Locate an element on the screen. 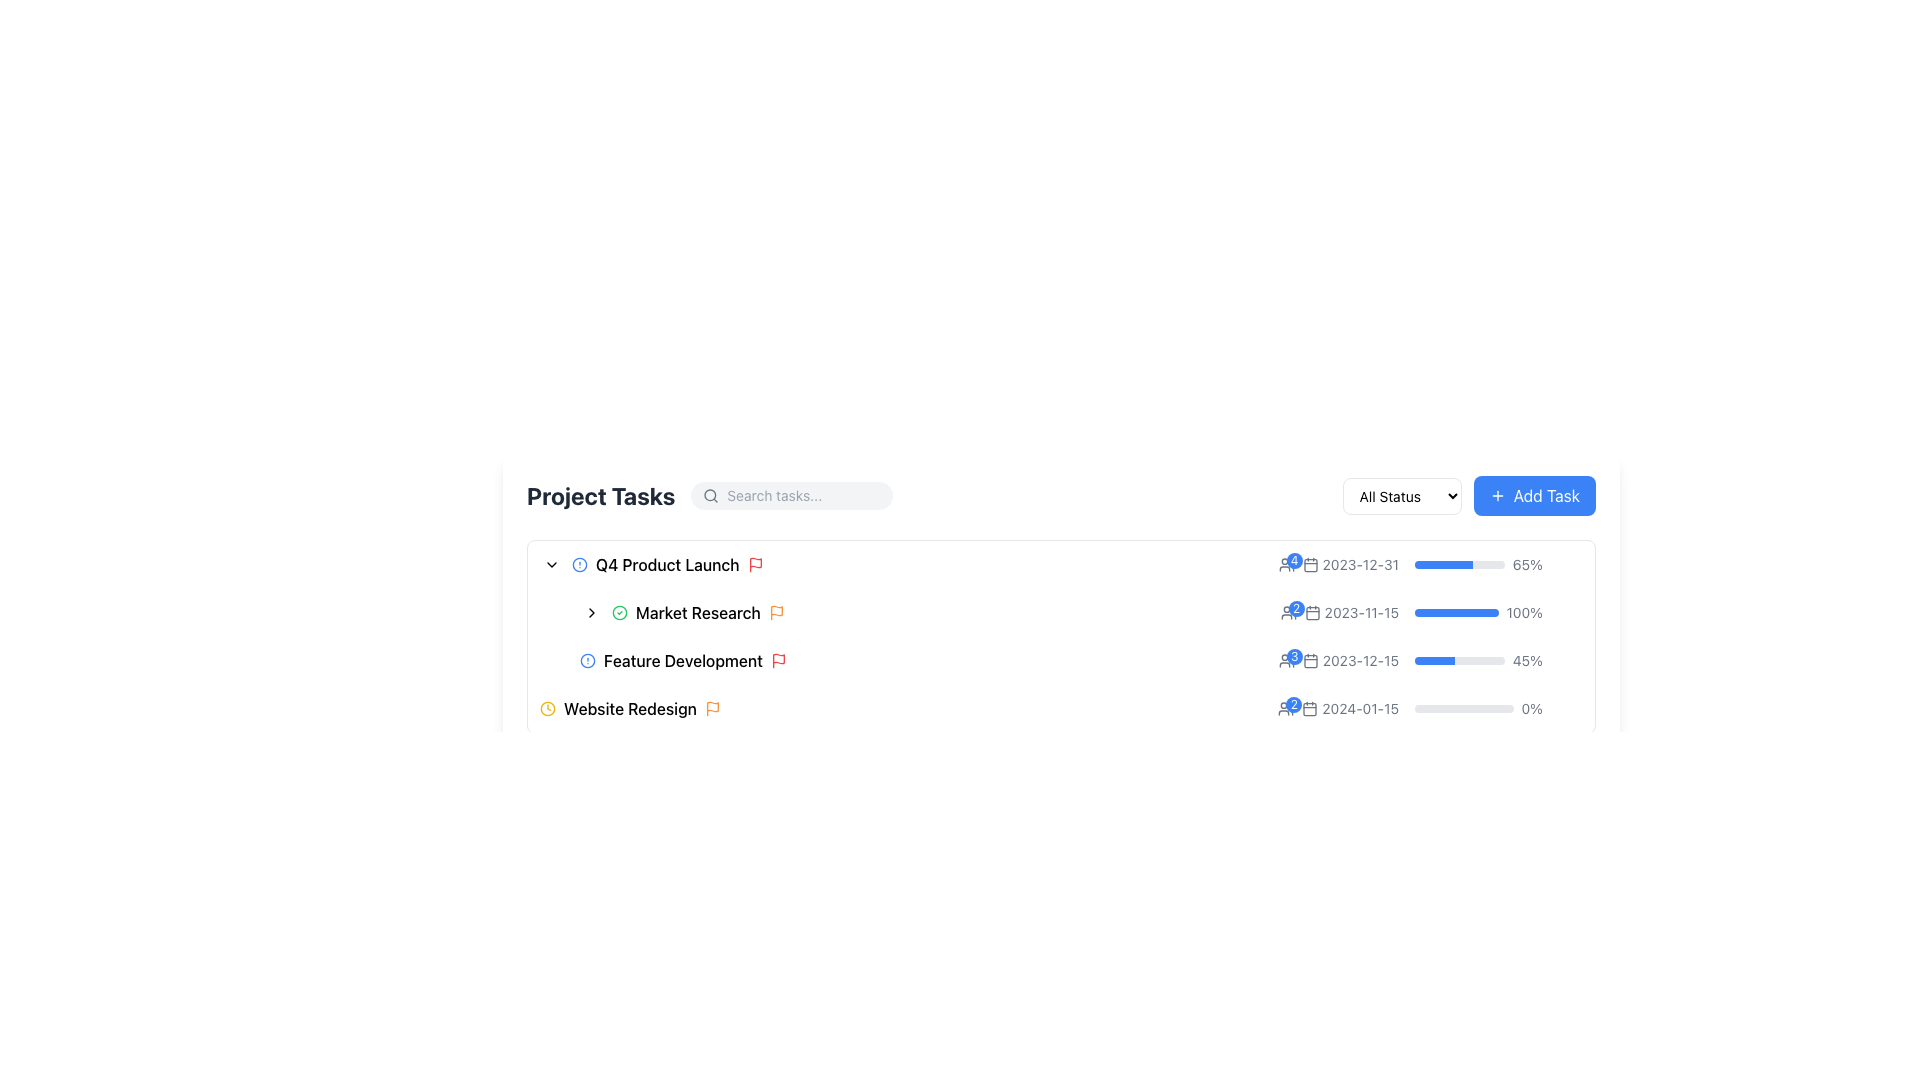  the orange flag icon located to the right of the 'Market Research' label is located at coordinates (775, 612).